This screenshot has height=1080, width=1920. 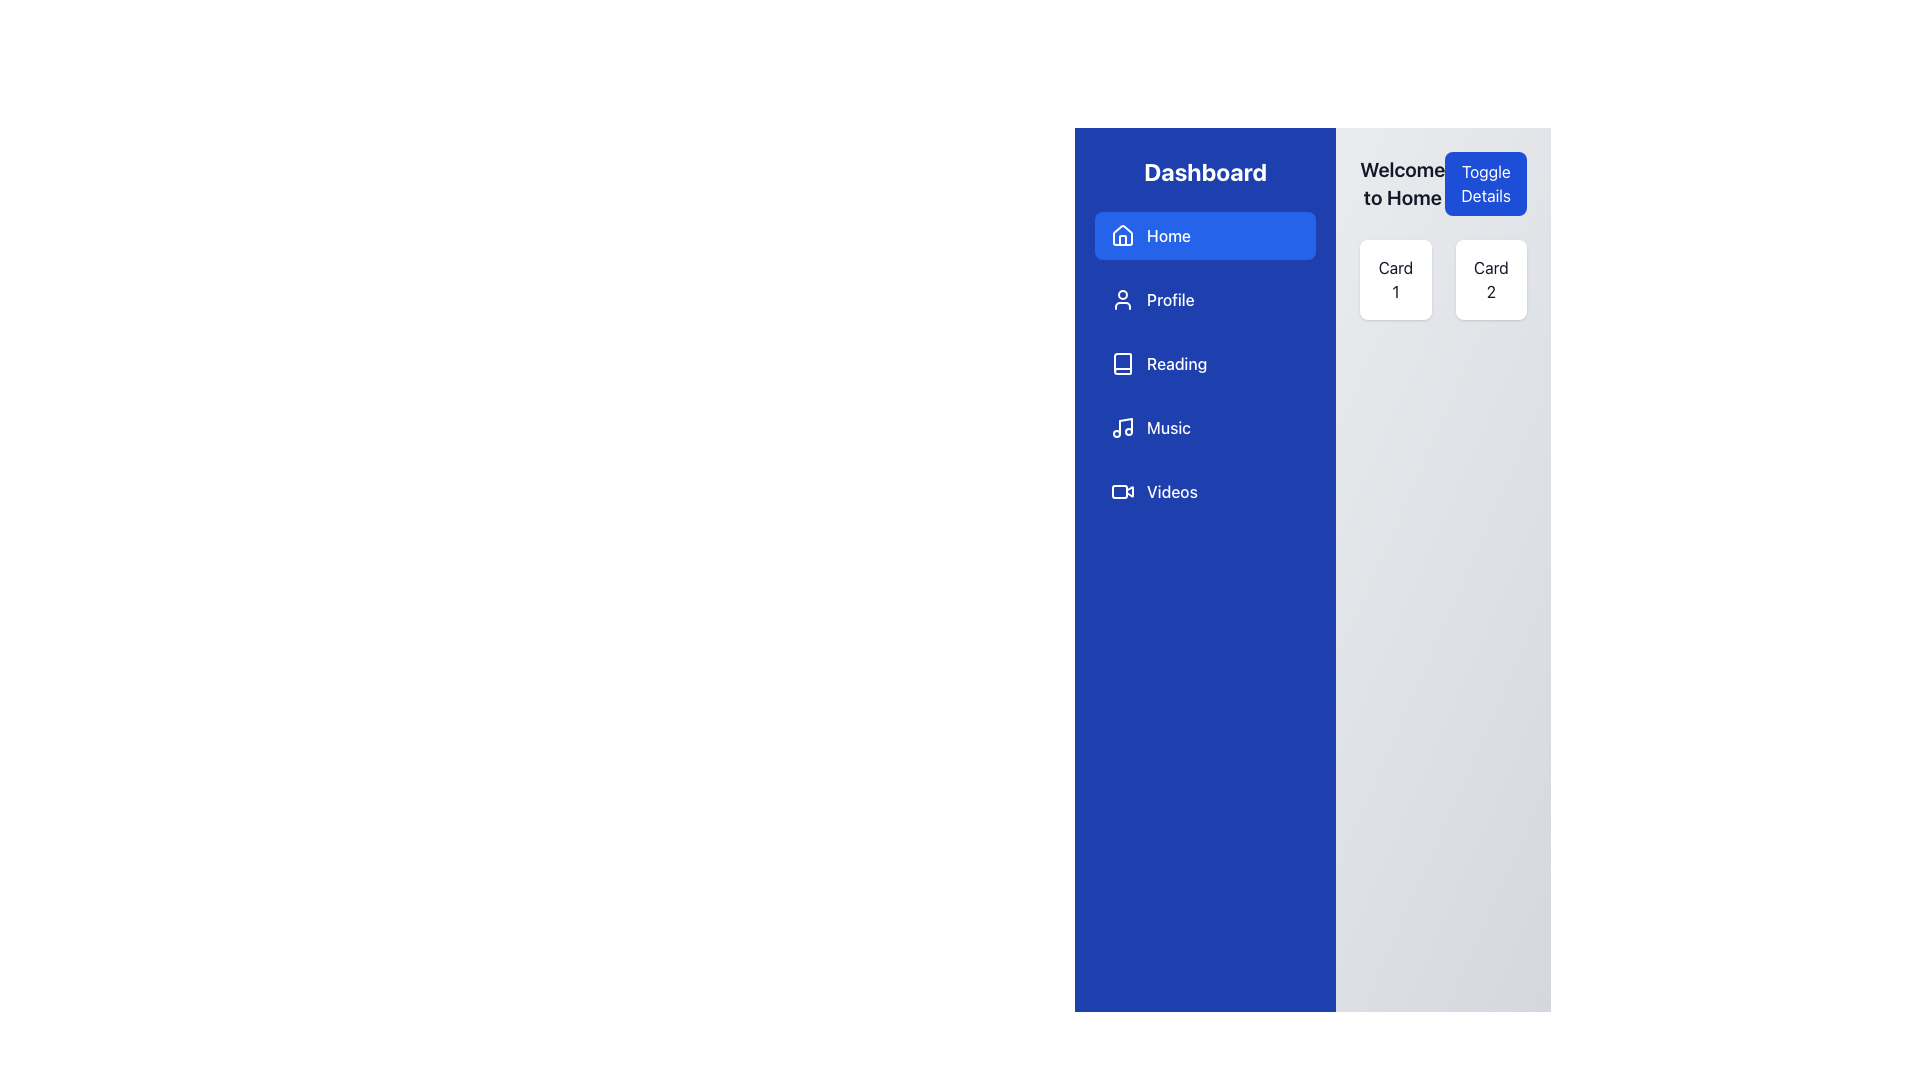 I want to click on the icon segment representing 'Reading' in the sidebar menu, which resembles a book with rounded corners and a vertical division line, so click(x=1123, y=363).